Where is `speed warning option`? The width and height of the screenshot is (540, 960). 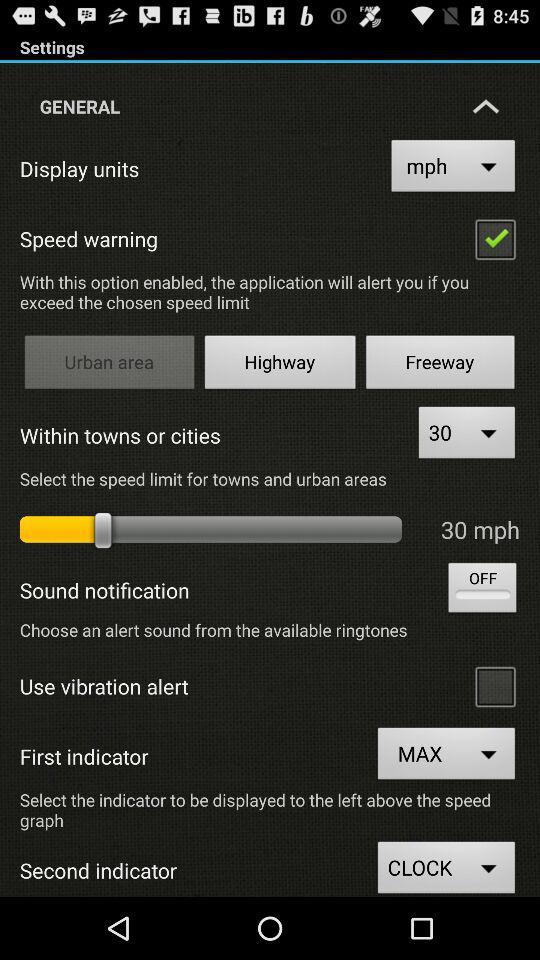
speed warning option is located at coordinates (494, 238).